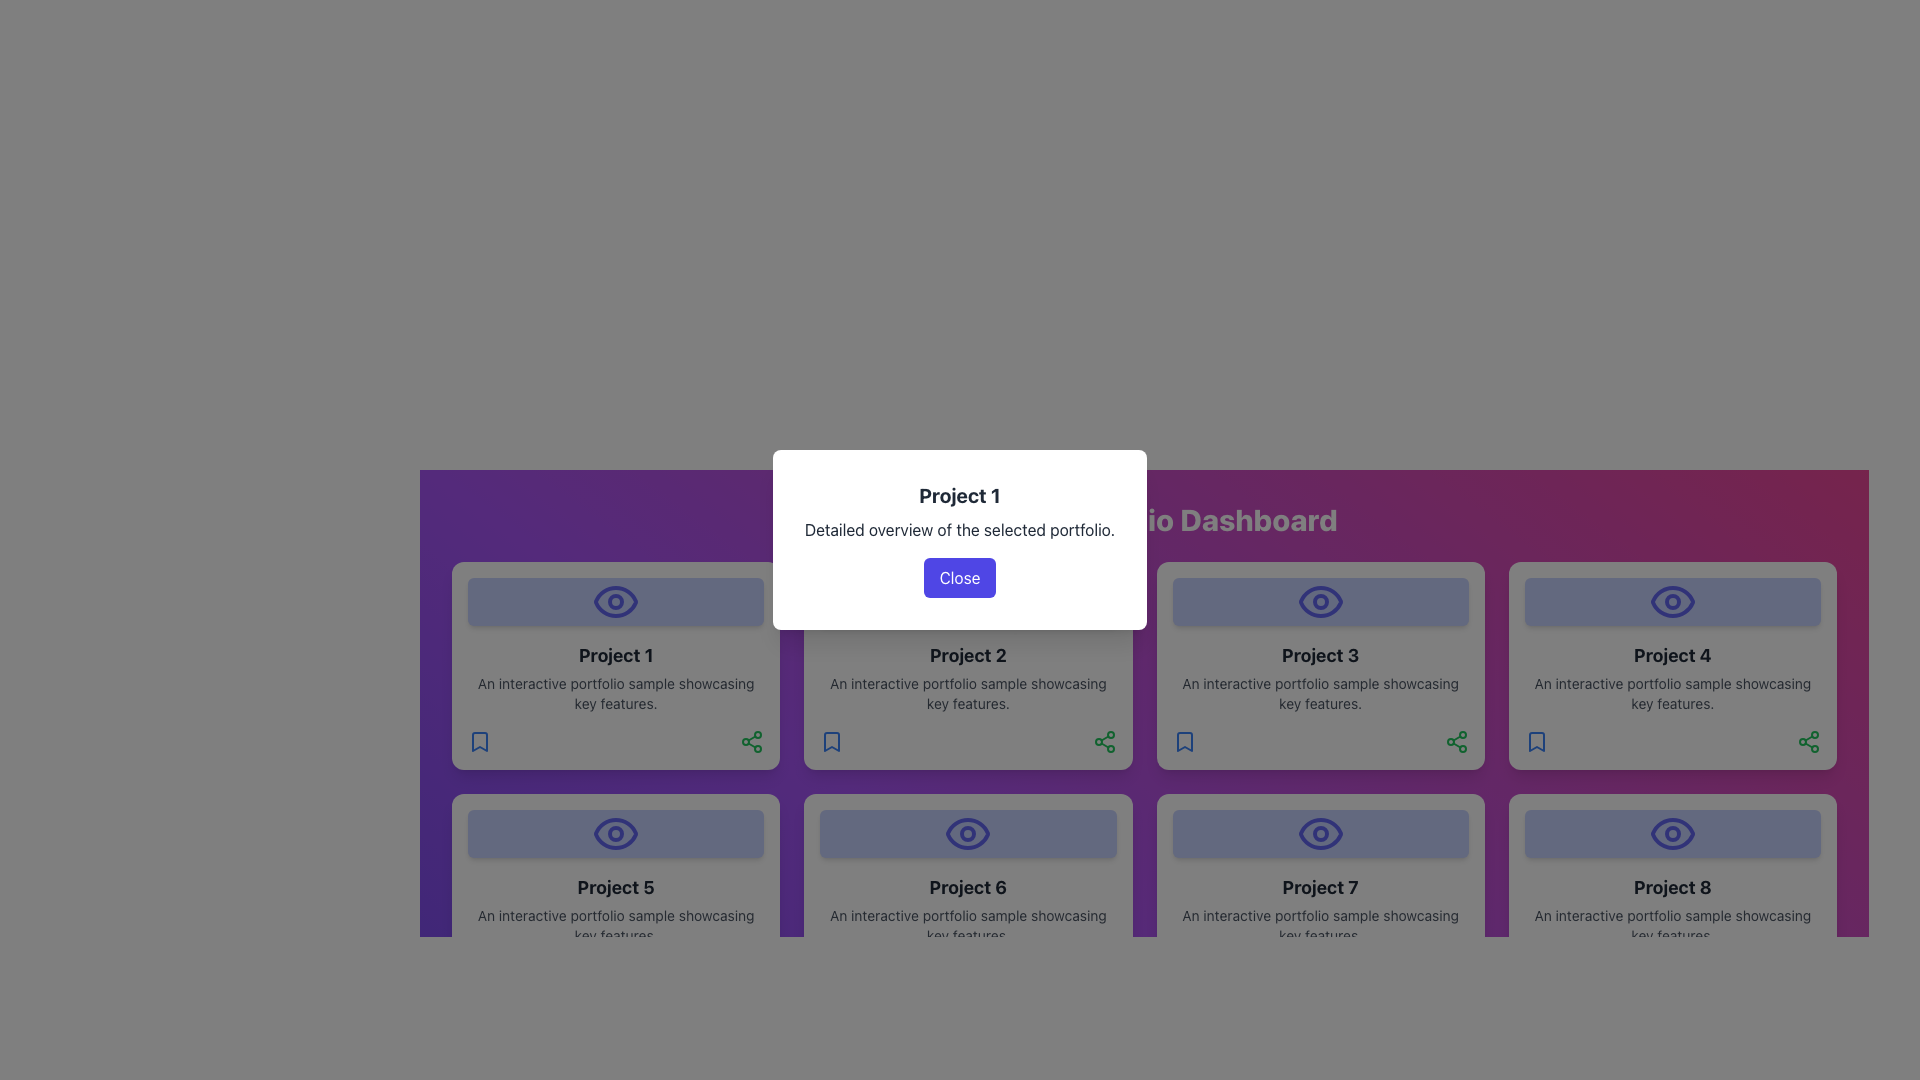 The image size is (1920, 1080). I want to click on the icon button located at the bottom-right corner of the 'Project 1' card, so click(751, 741).